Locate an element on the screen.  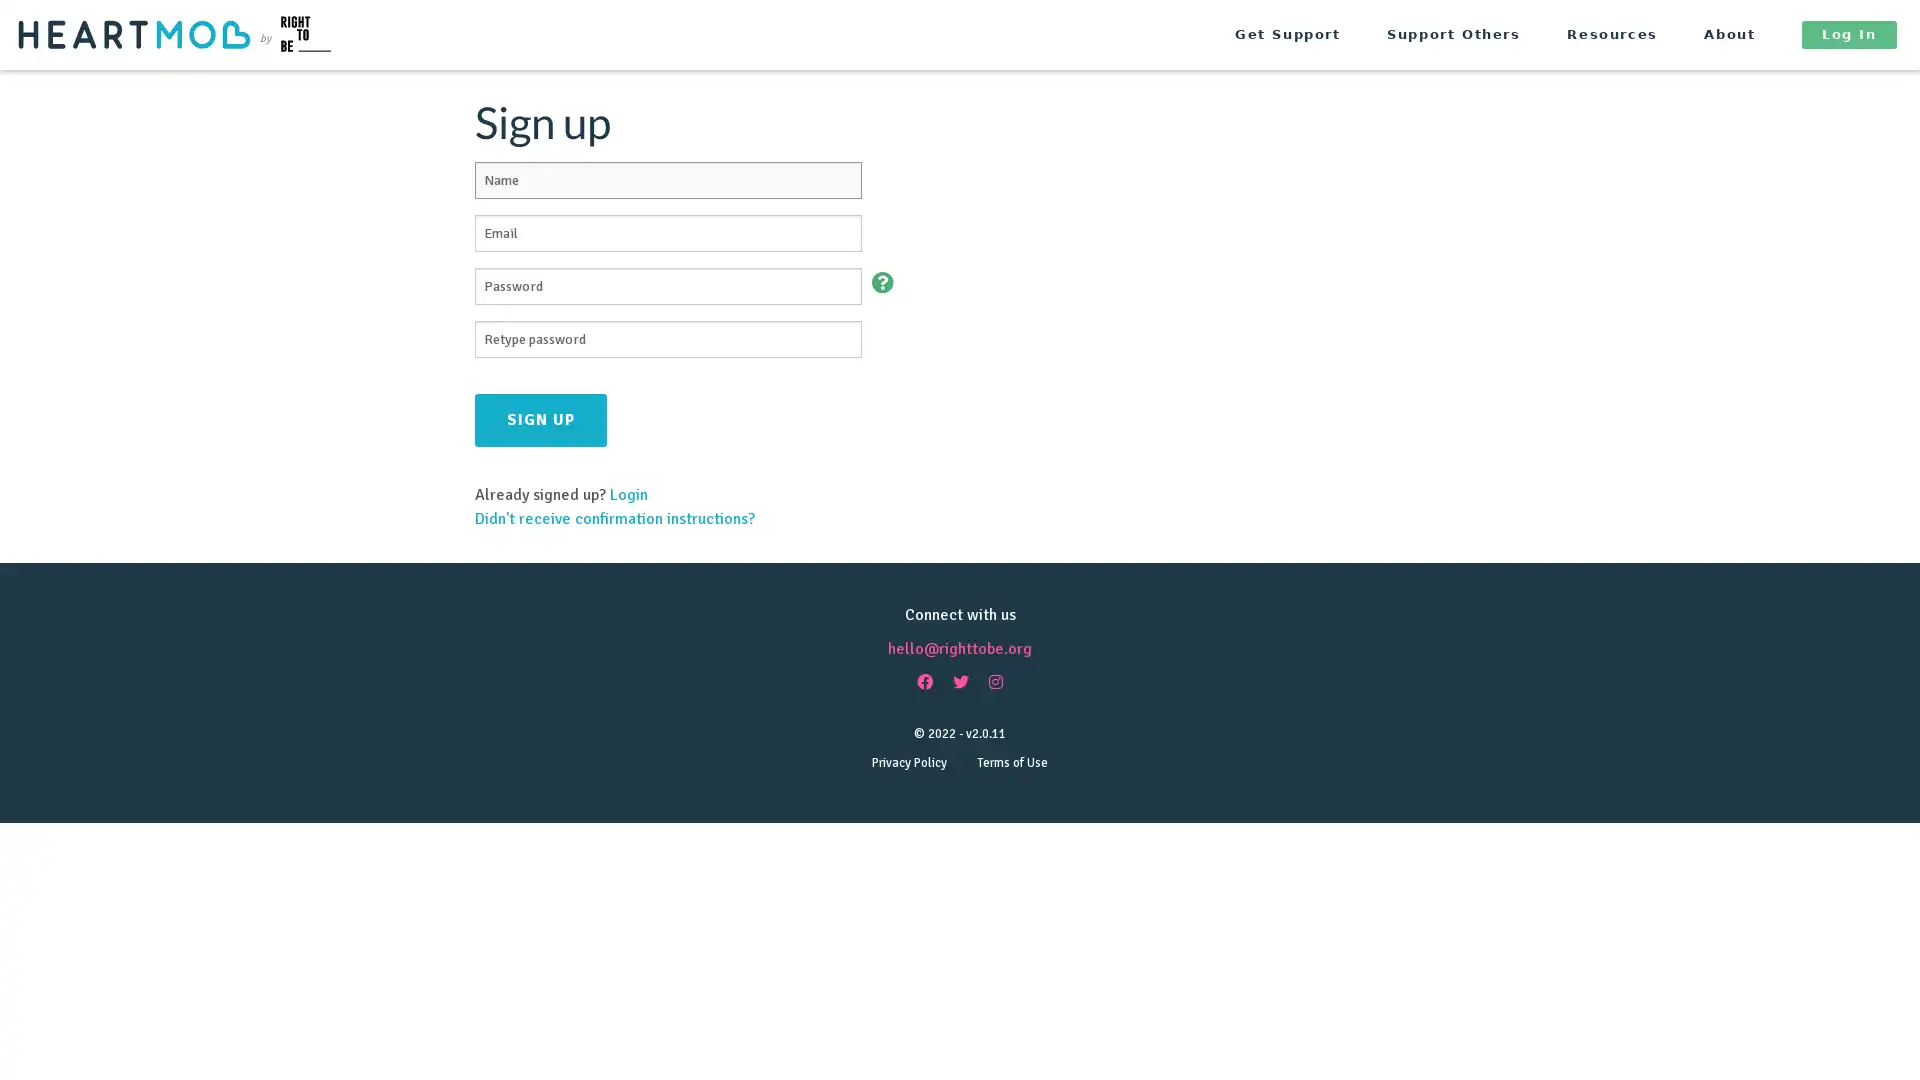
Sign up is located at coordinates (541, 418).